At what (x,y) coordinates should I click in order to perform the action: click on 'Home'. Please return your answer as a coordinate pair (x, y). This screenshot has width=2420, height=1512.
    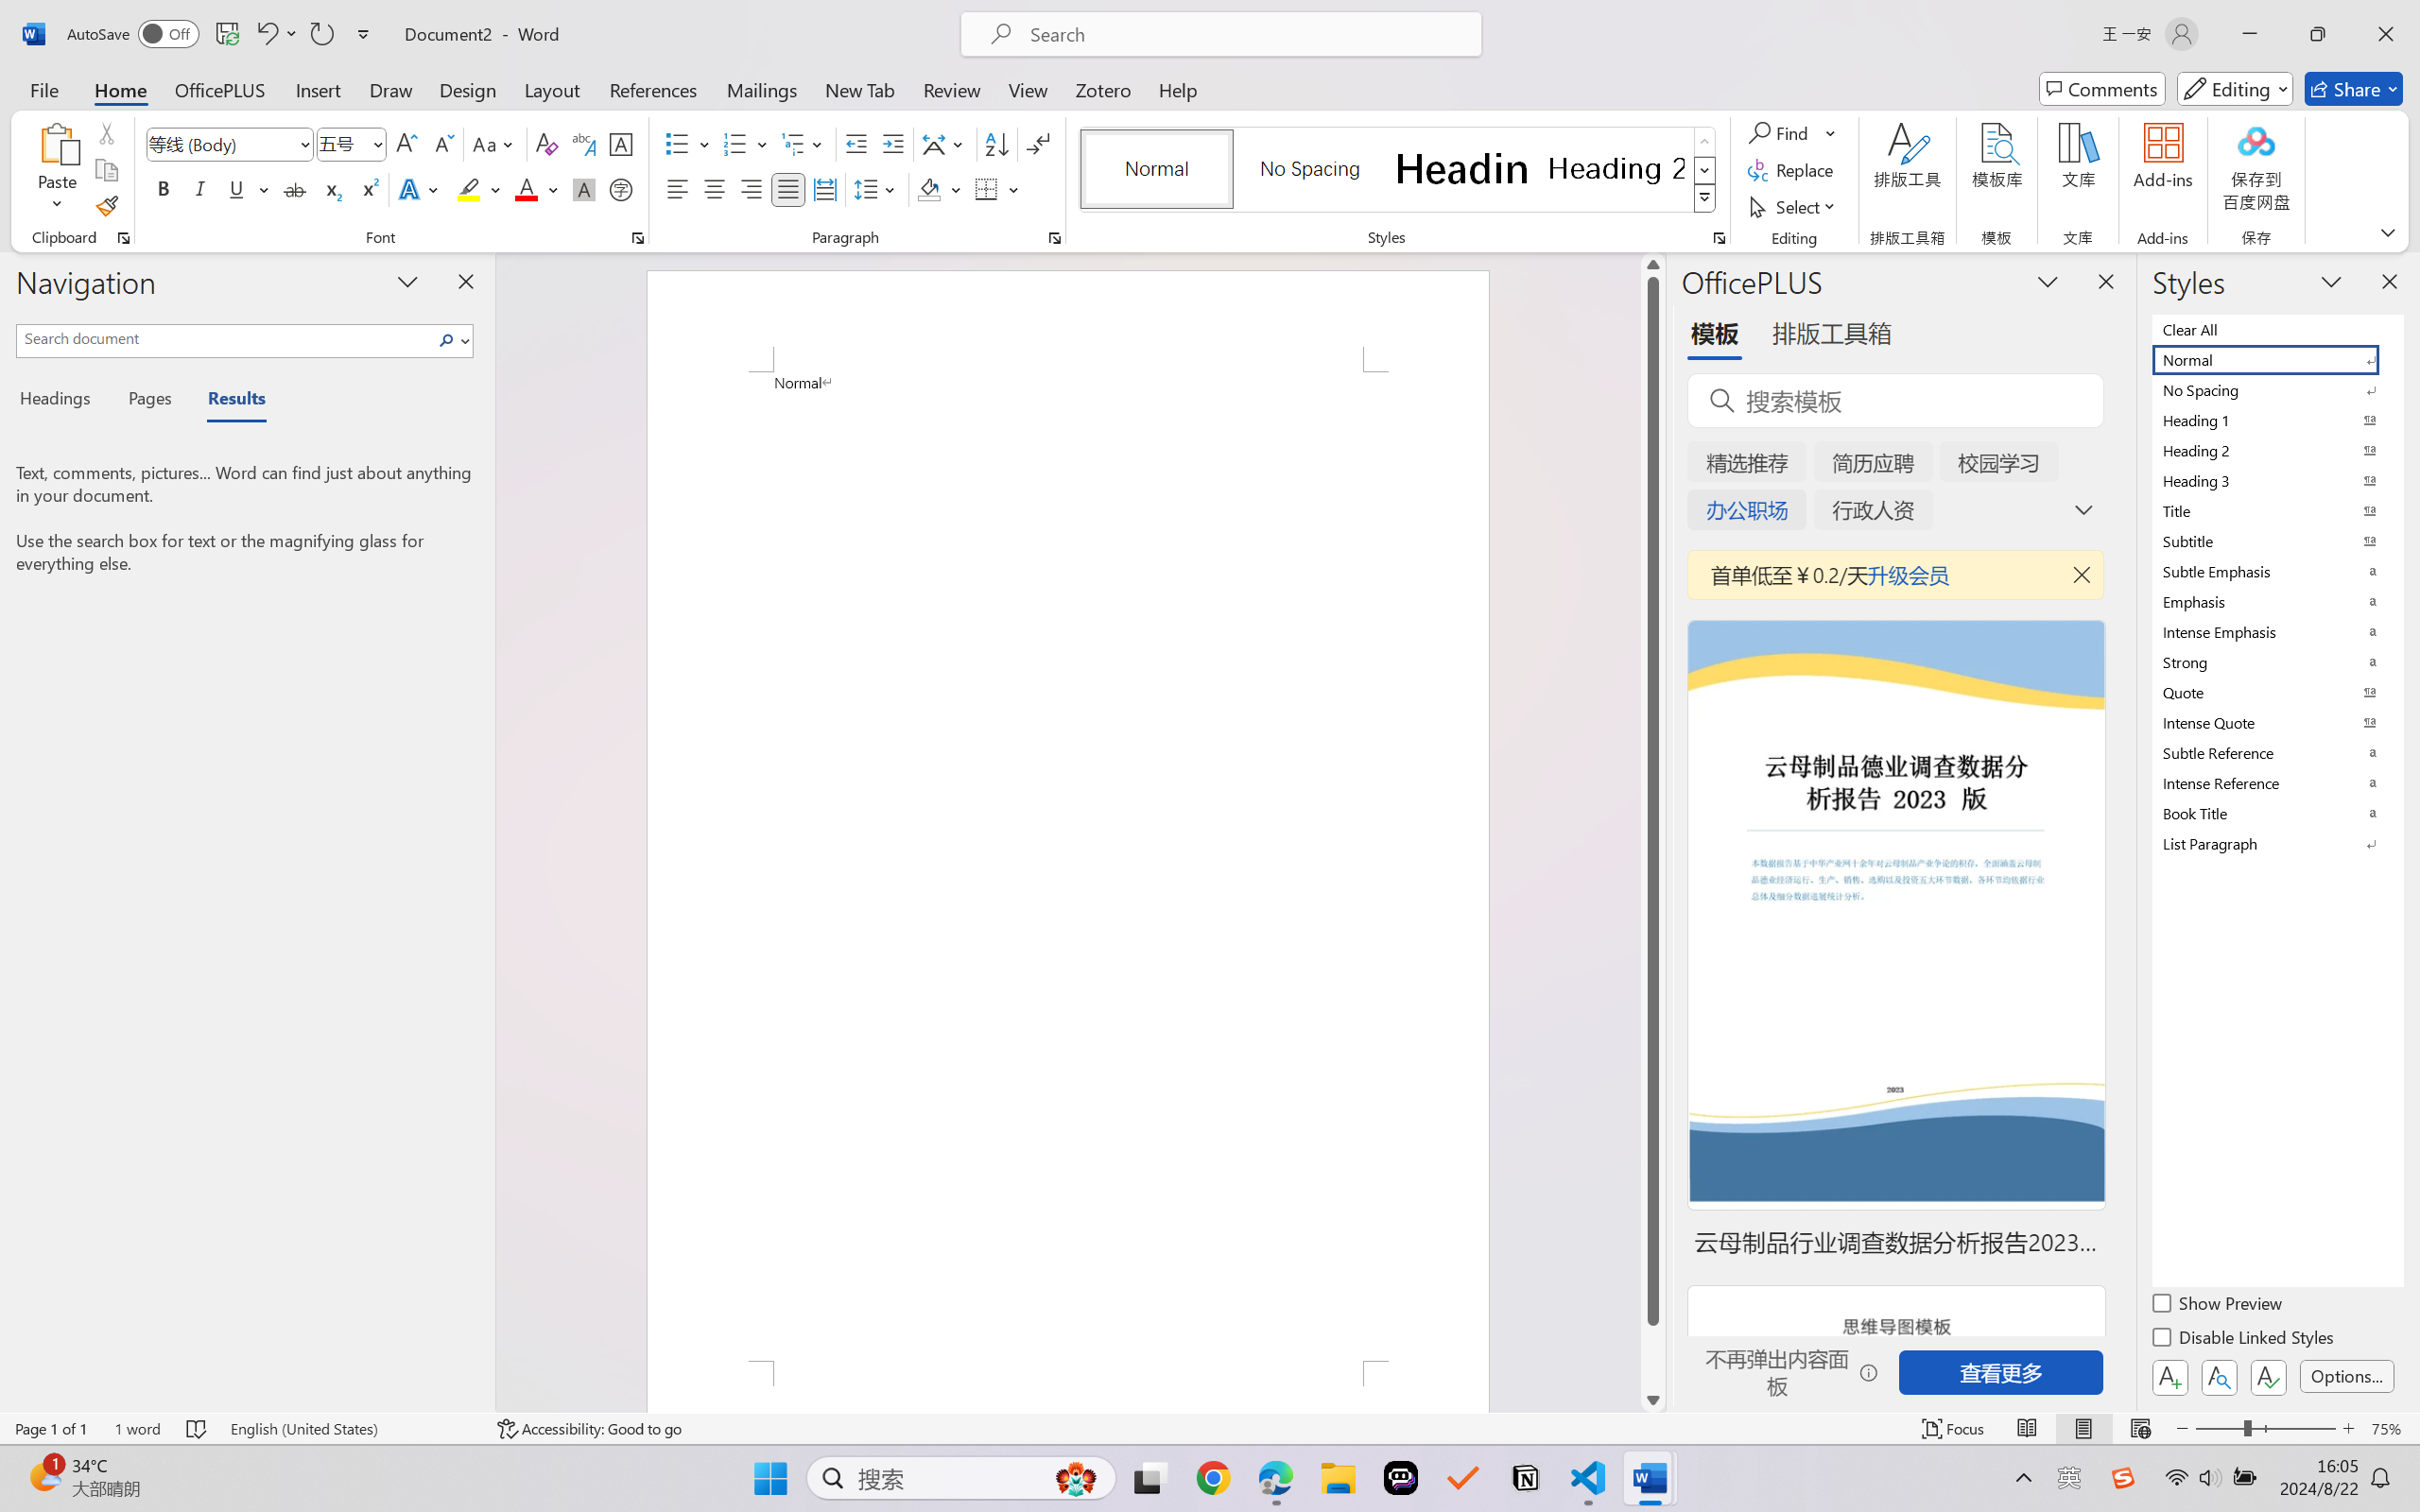
    Looking at the image, I should click on (121, 88).